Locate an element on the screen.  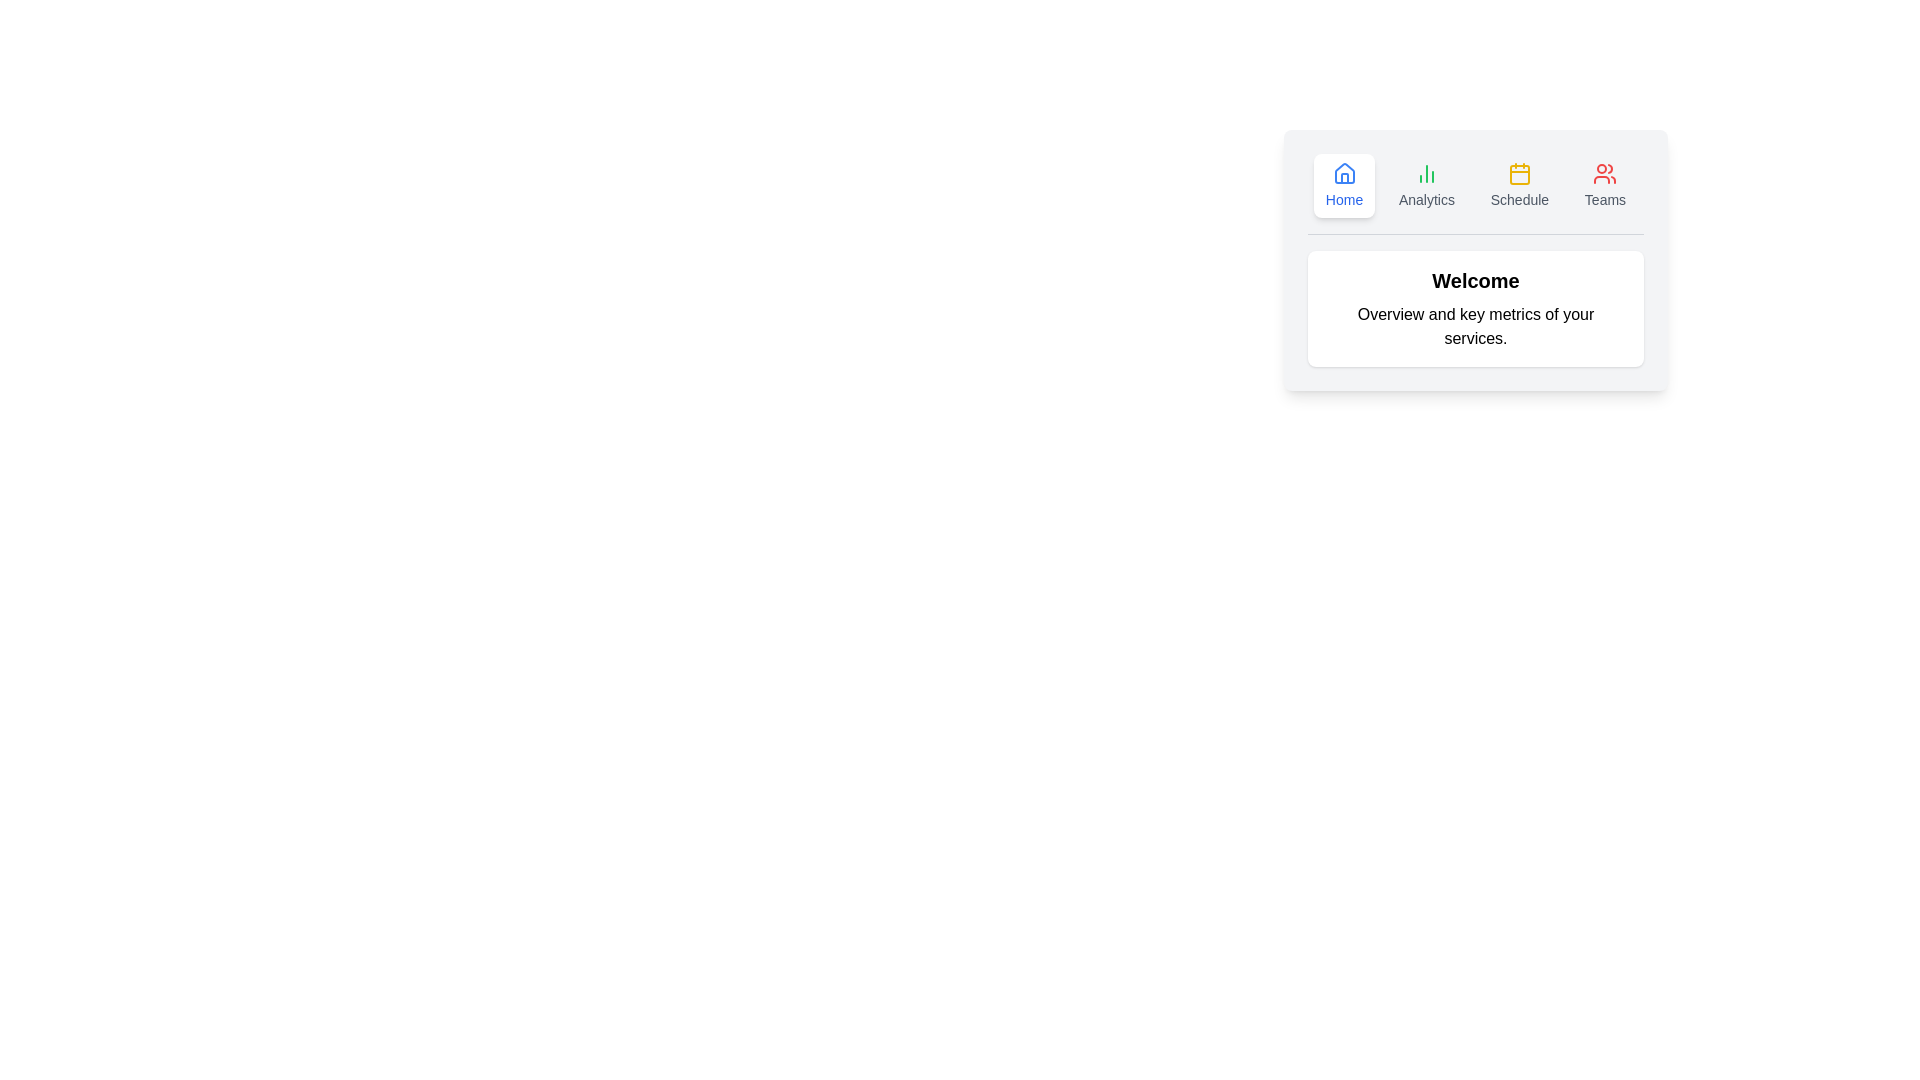
text label that serves as a descriptor for the 'Schedule' feature, positioned beneath the yellow calendar icon in the navigation bar is located at coordinates (1519, 200).